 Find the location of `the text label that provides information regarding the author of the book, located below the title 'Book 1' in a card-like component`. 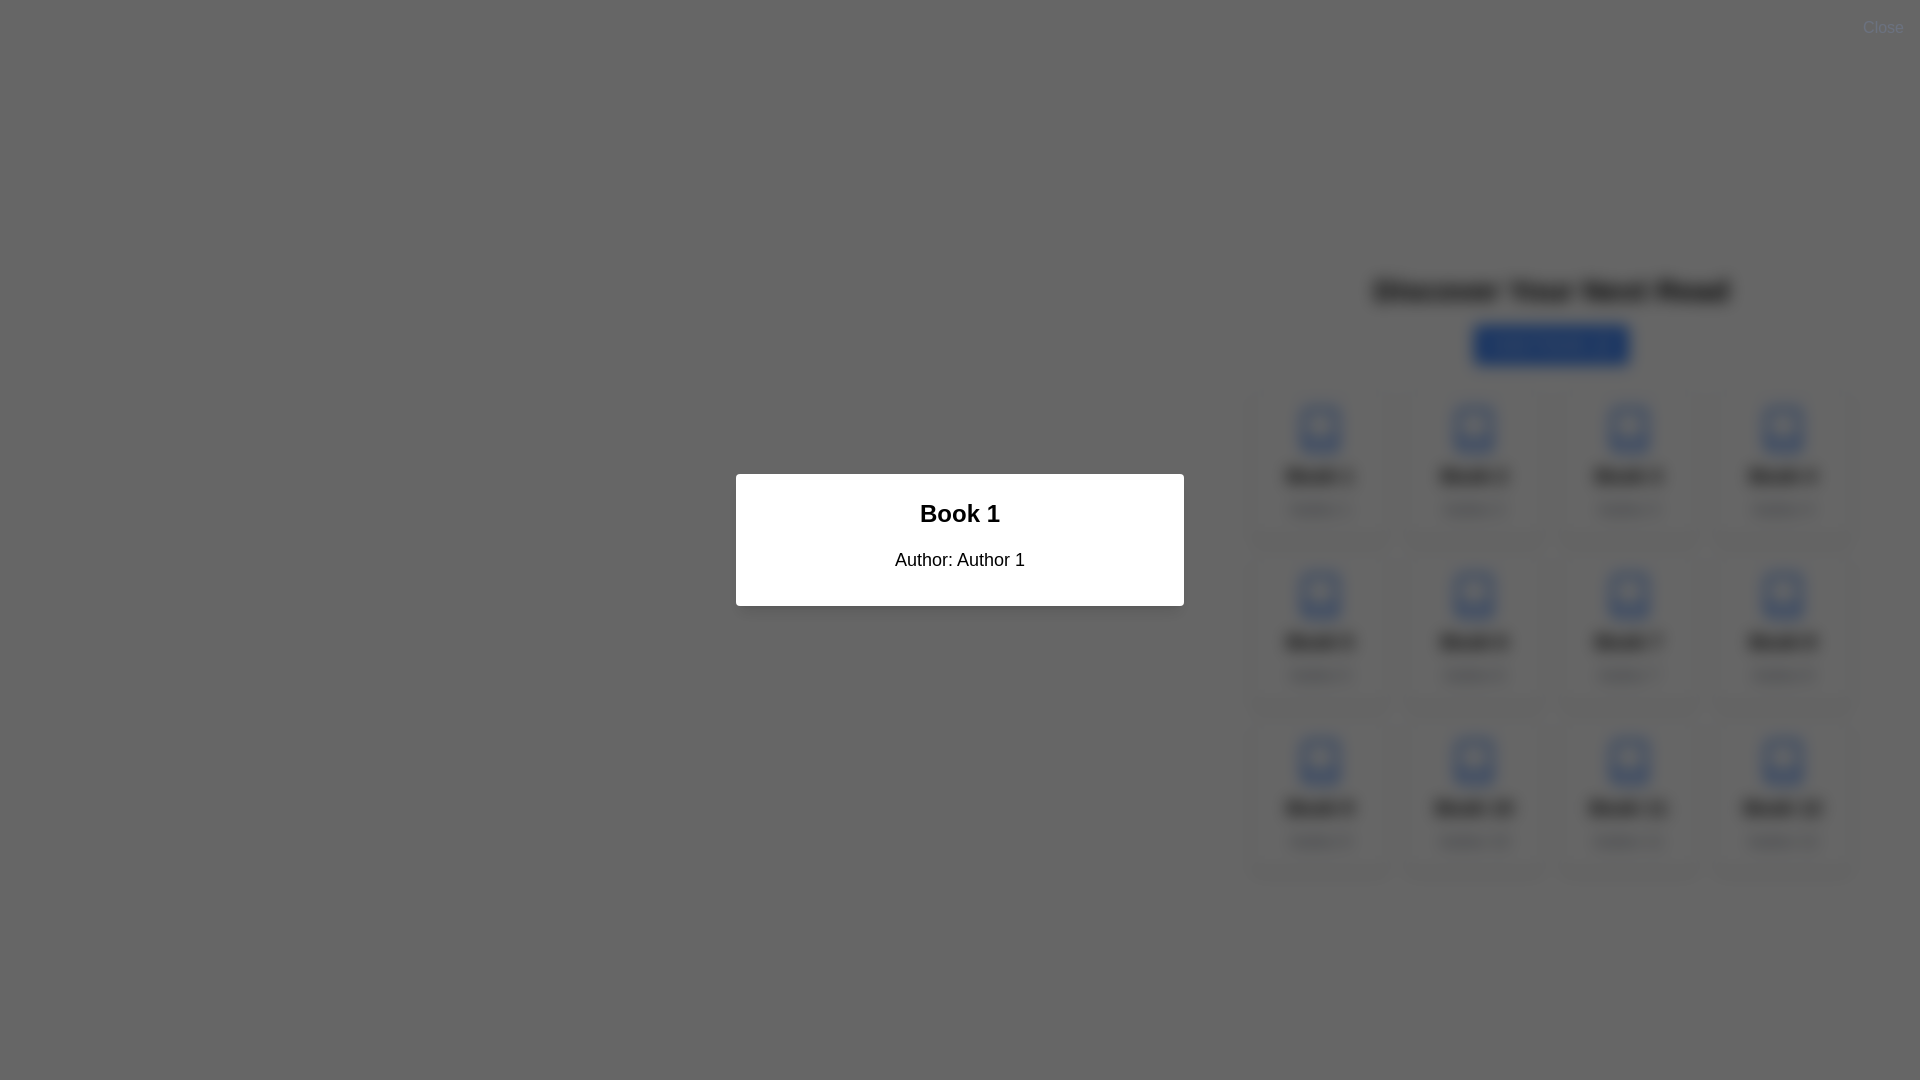

the text label that provides information regarding the author of the book, located below the title 'Book 1' in a card-like component is located at coordinates (960, 559).